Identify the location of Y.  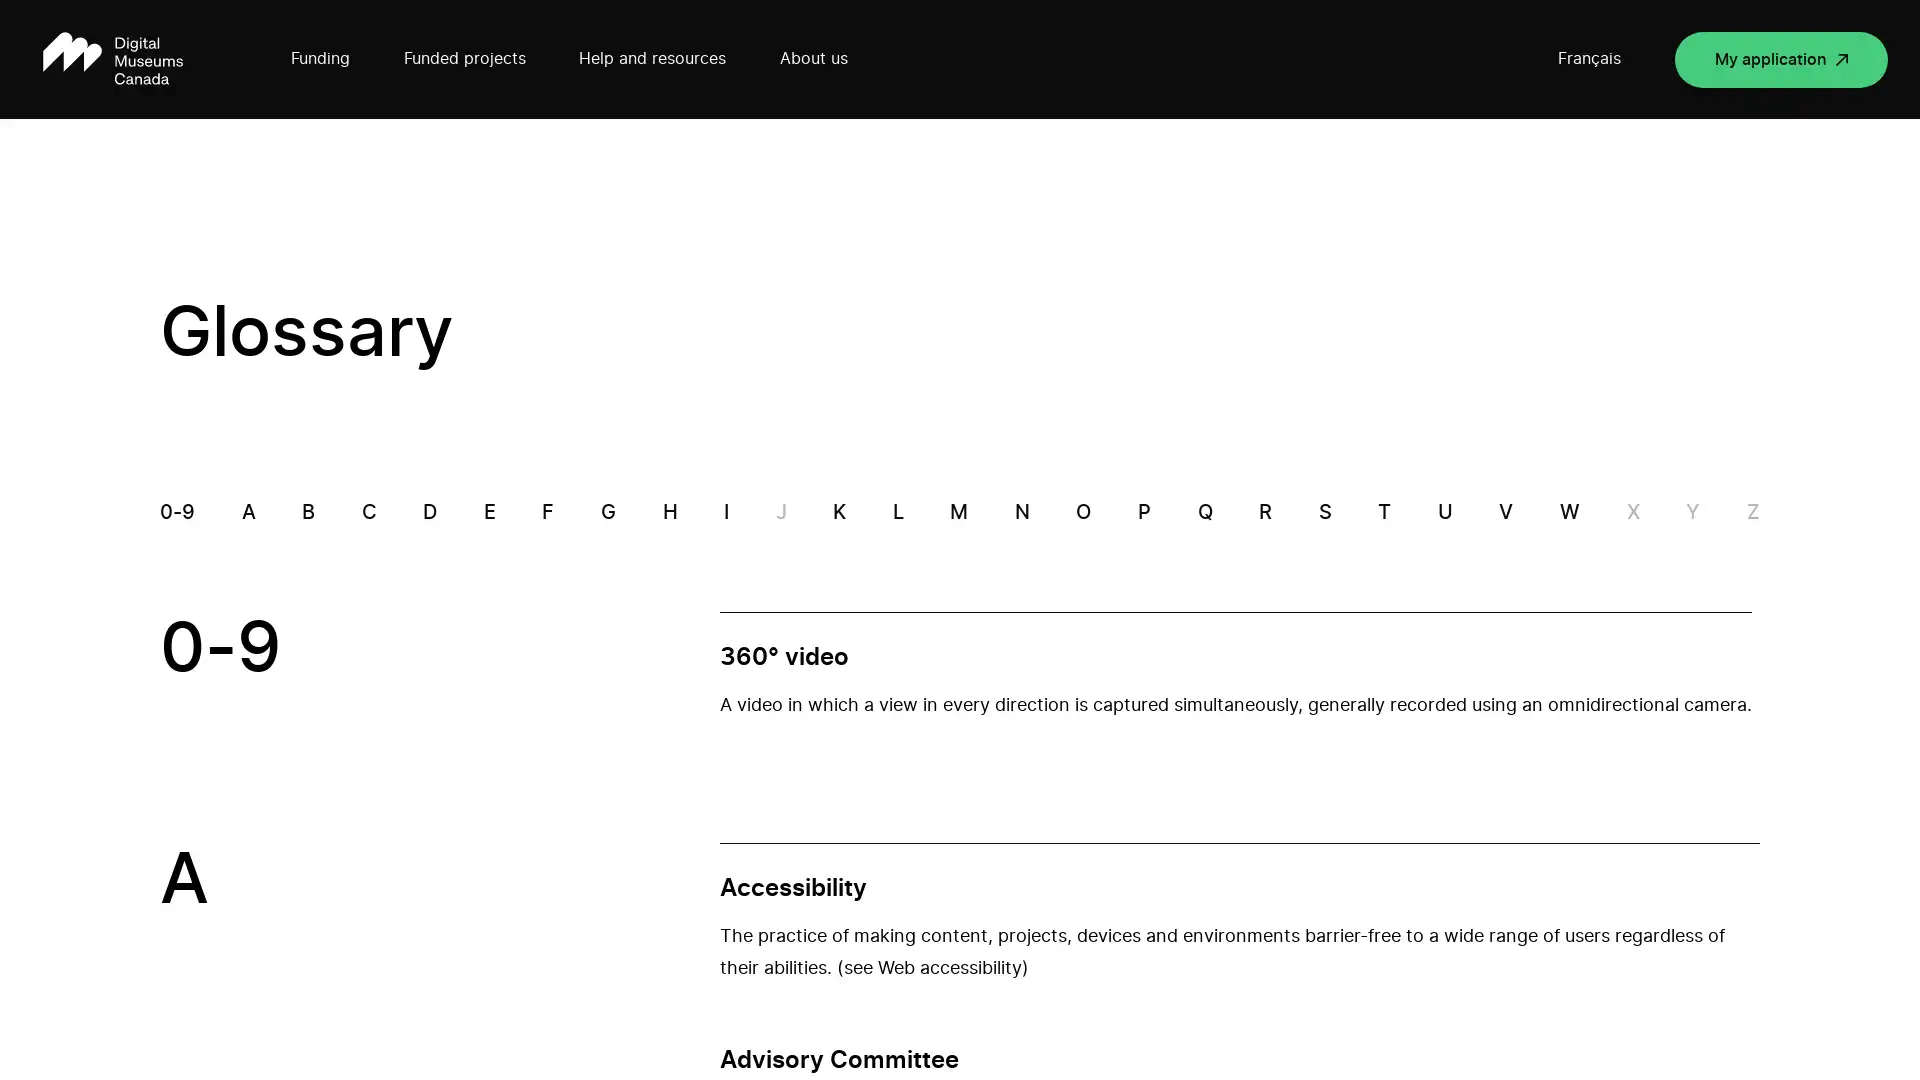
(1692, 512).